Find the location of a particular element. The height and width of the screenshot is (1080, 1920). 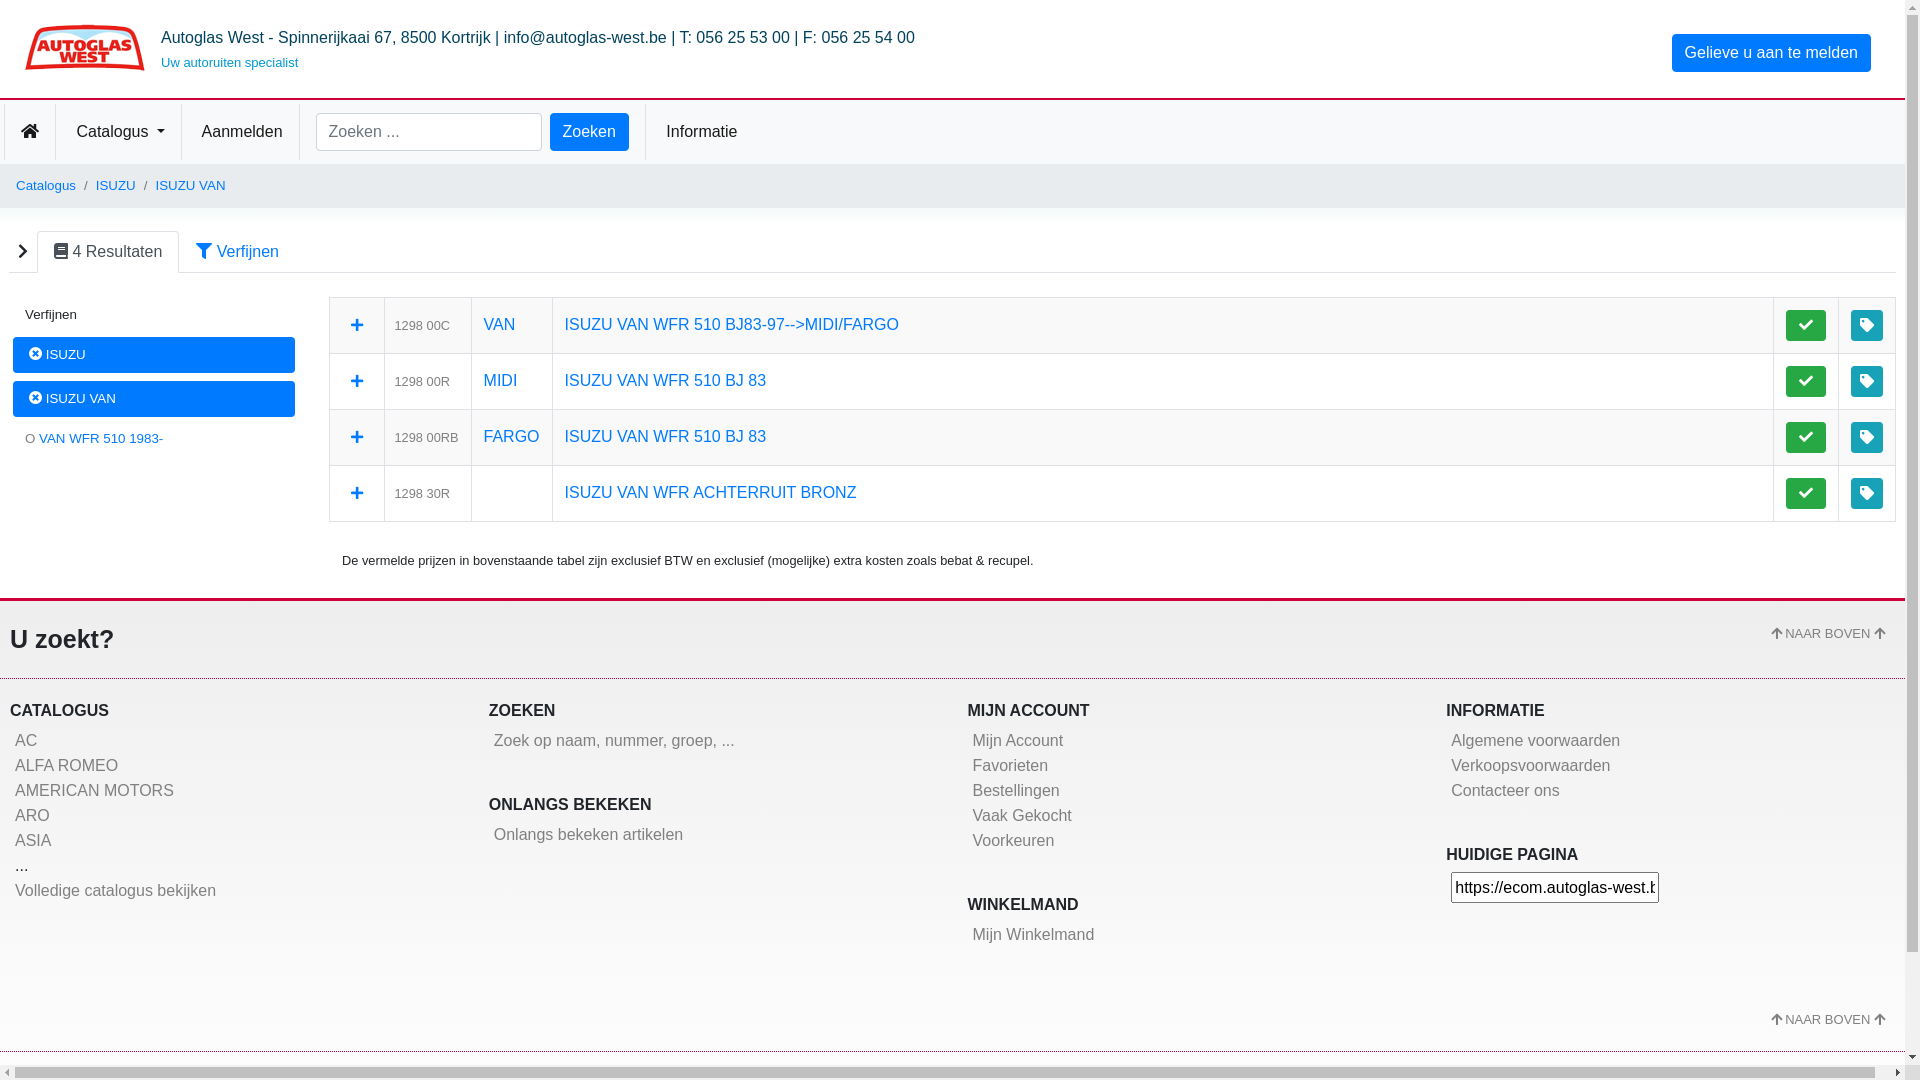

' Informatie' is located at coordinates (700, 131).